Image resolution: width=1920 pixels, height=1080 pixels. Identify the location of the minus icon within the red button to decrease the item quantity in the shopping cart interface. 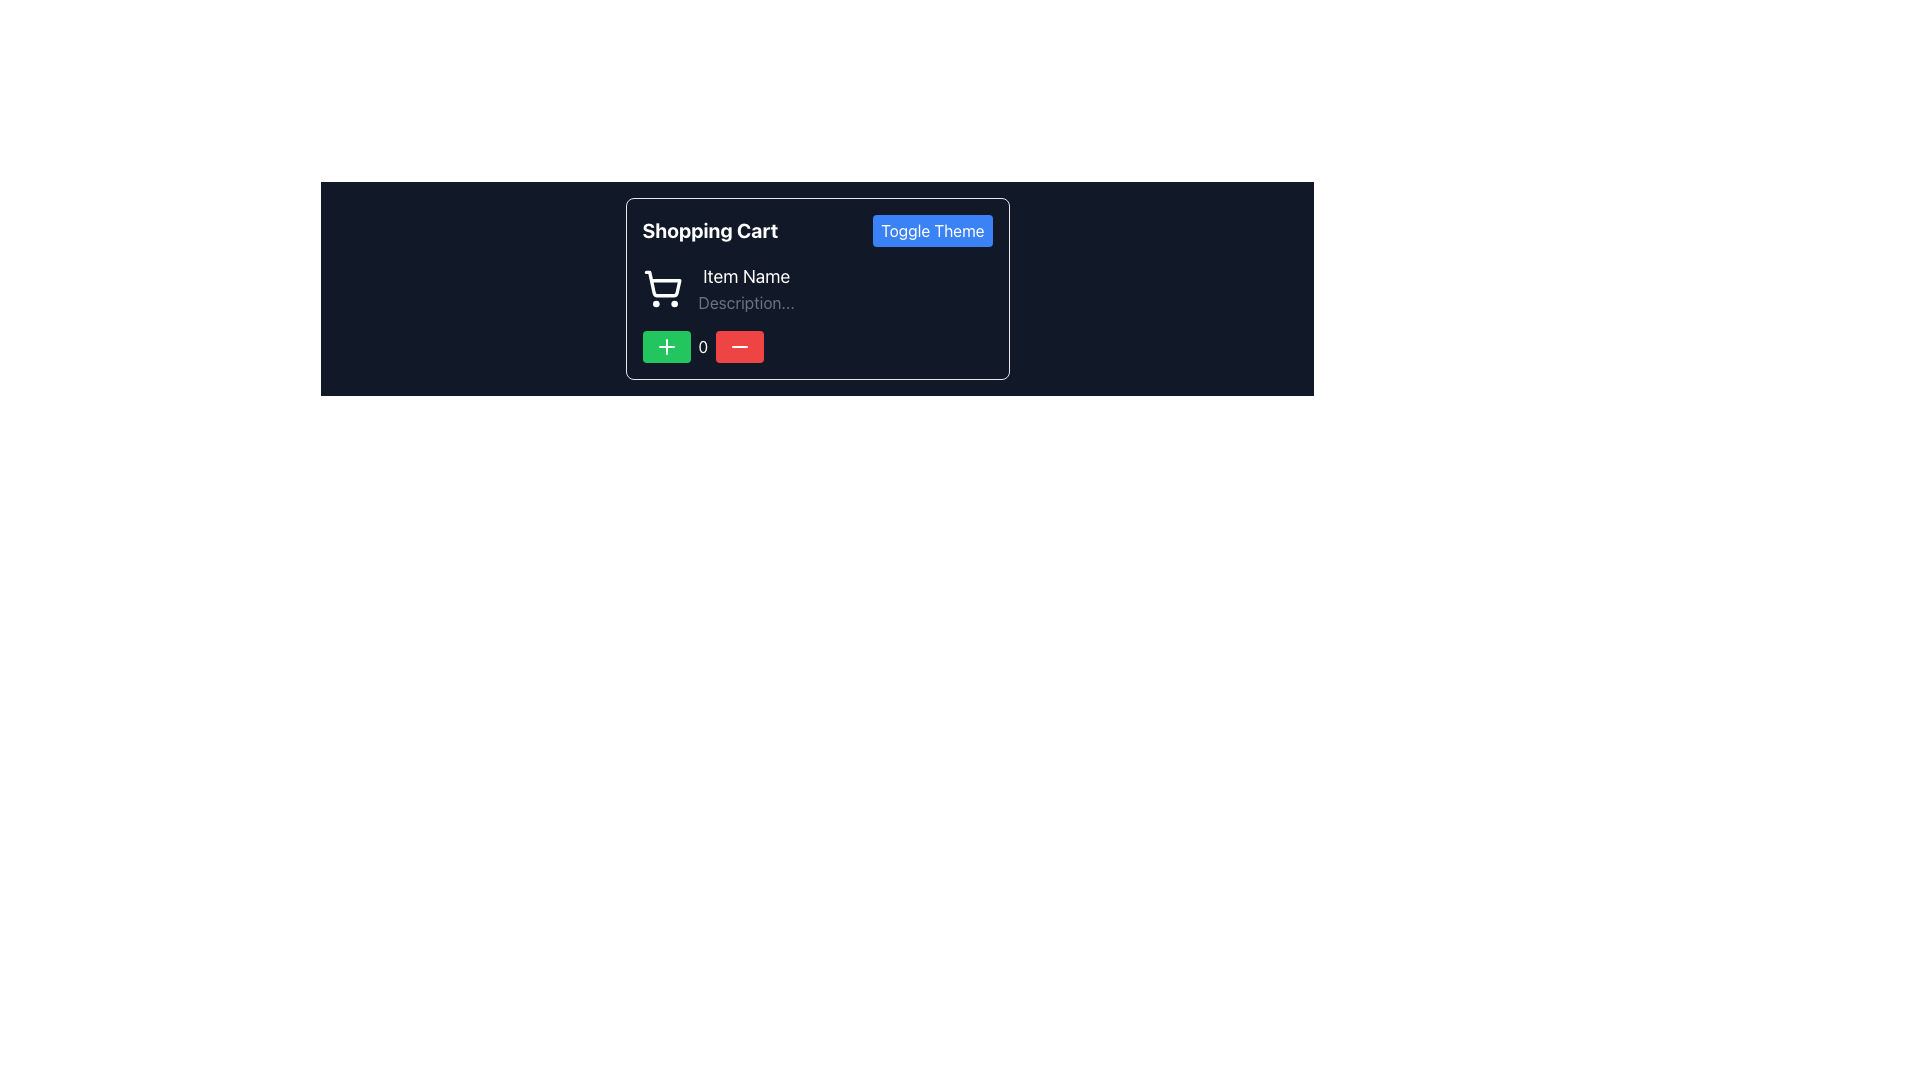
(738, 346).